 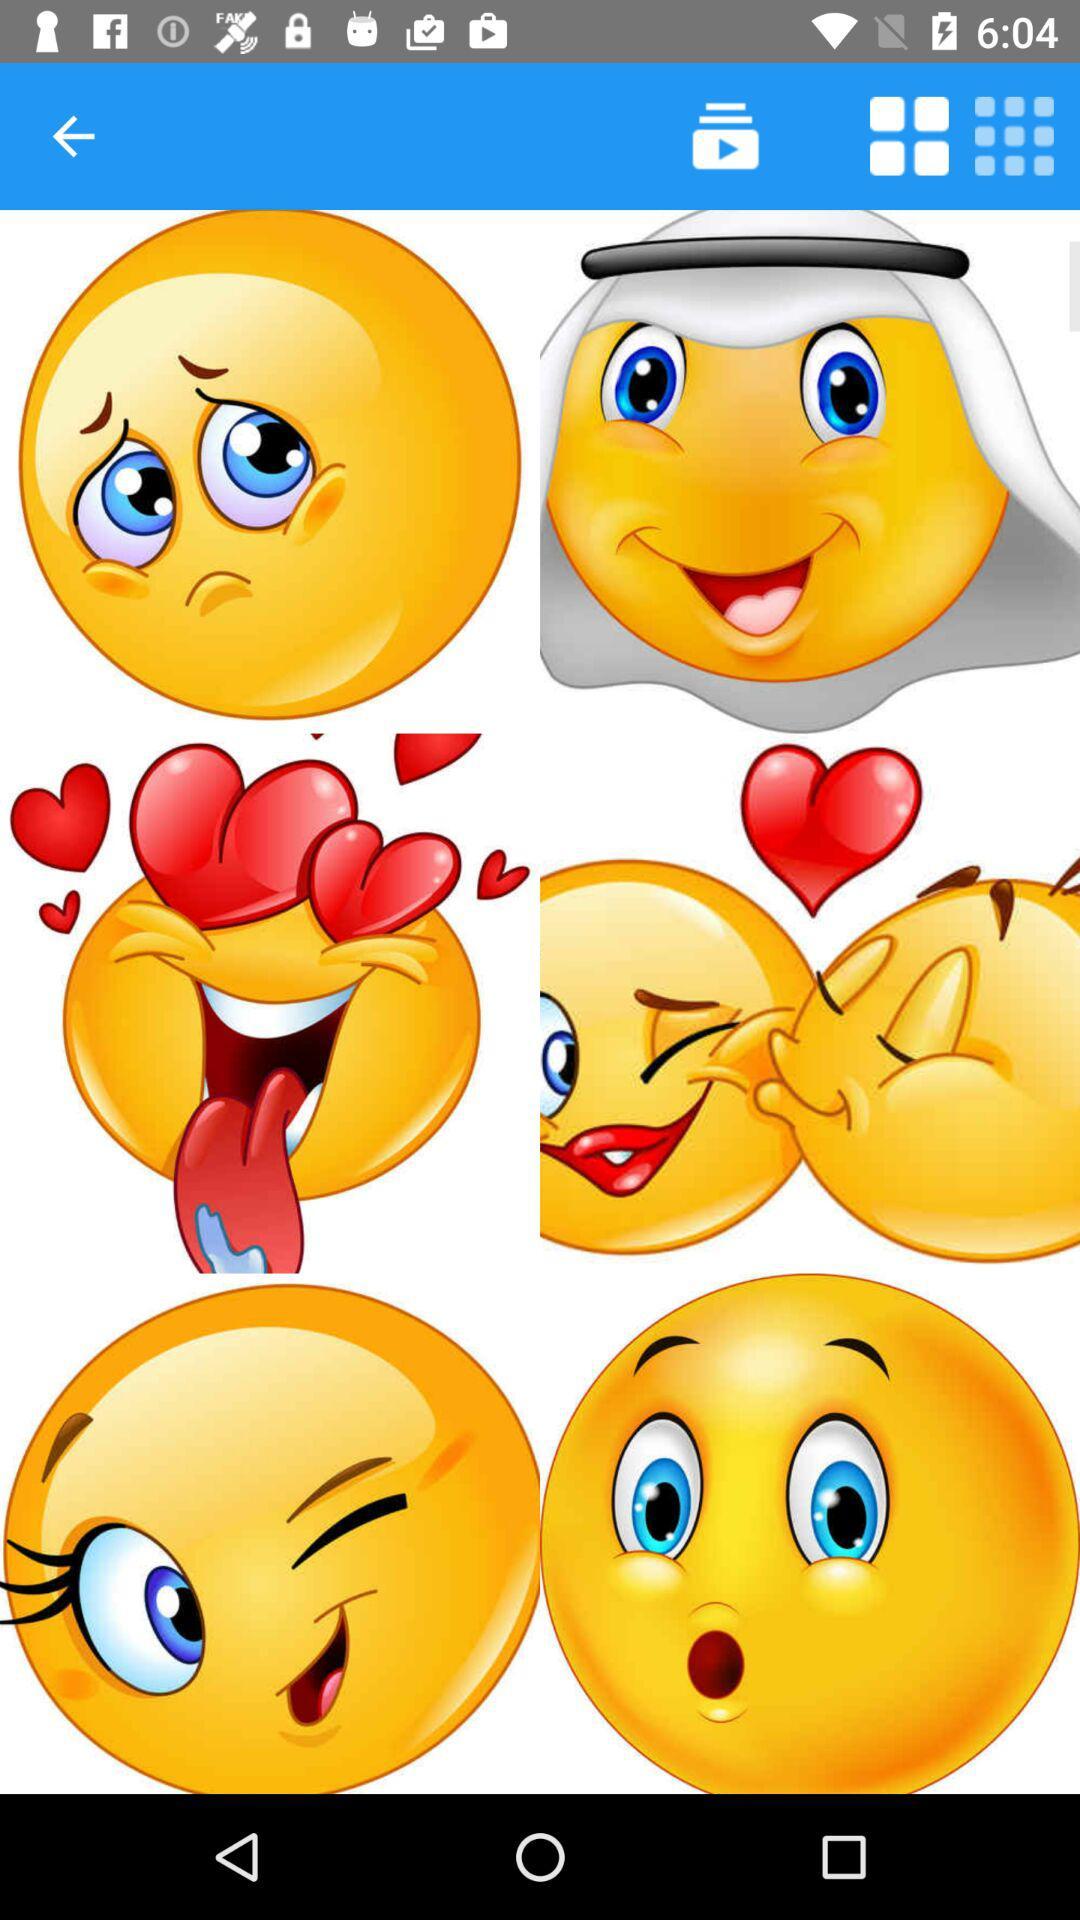 I want to click on choose this icon, so click(x=270, y=1003).